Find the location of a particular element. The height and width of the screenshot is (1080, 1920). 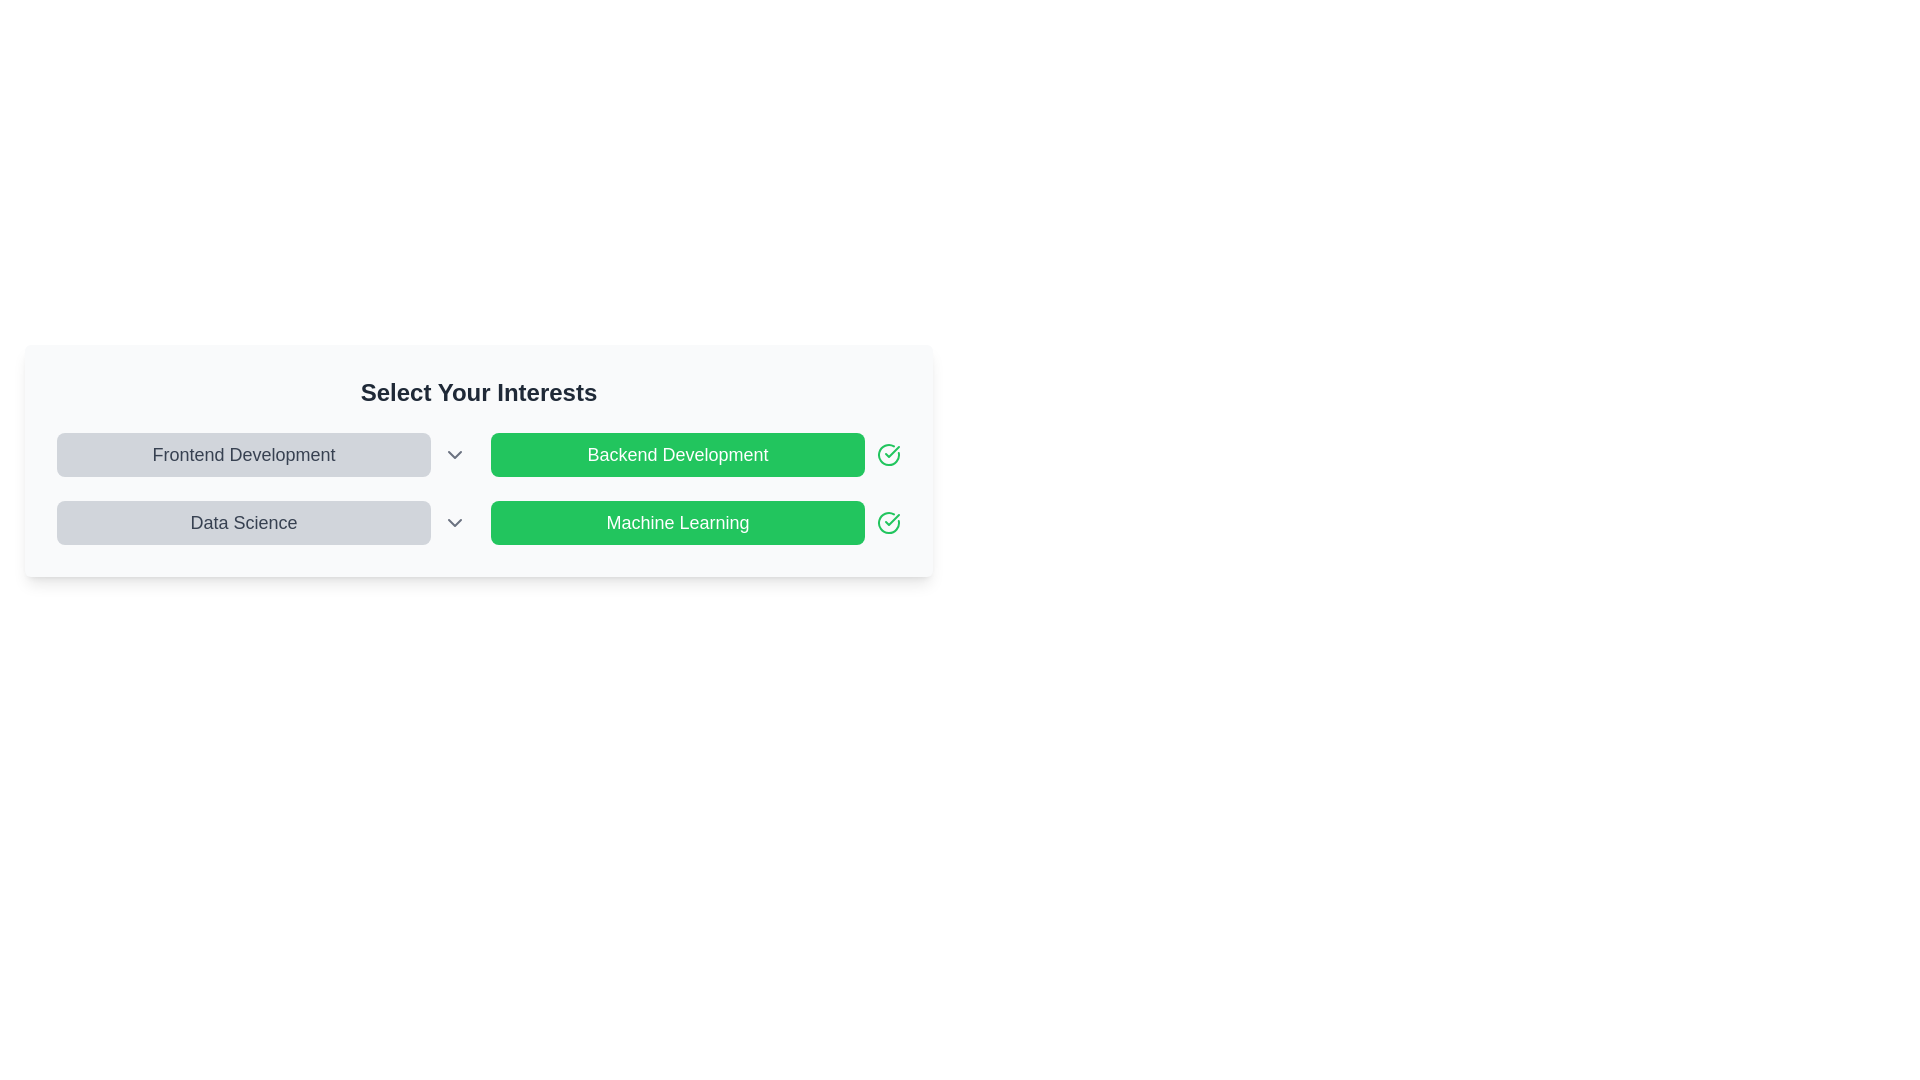

the button labeled 'Frontend Development' to toggle its activation state is located at coordinates (243, 455).